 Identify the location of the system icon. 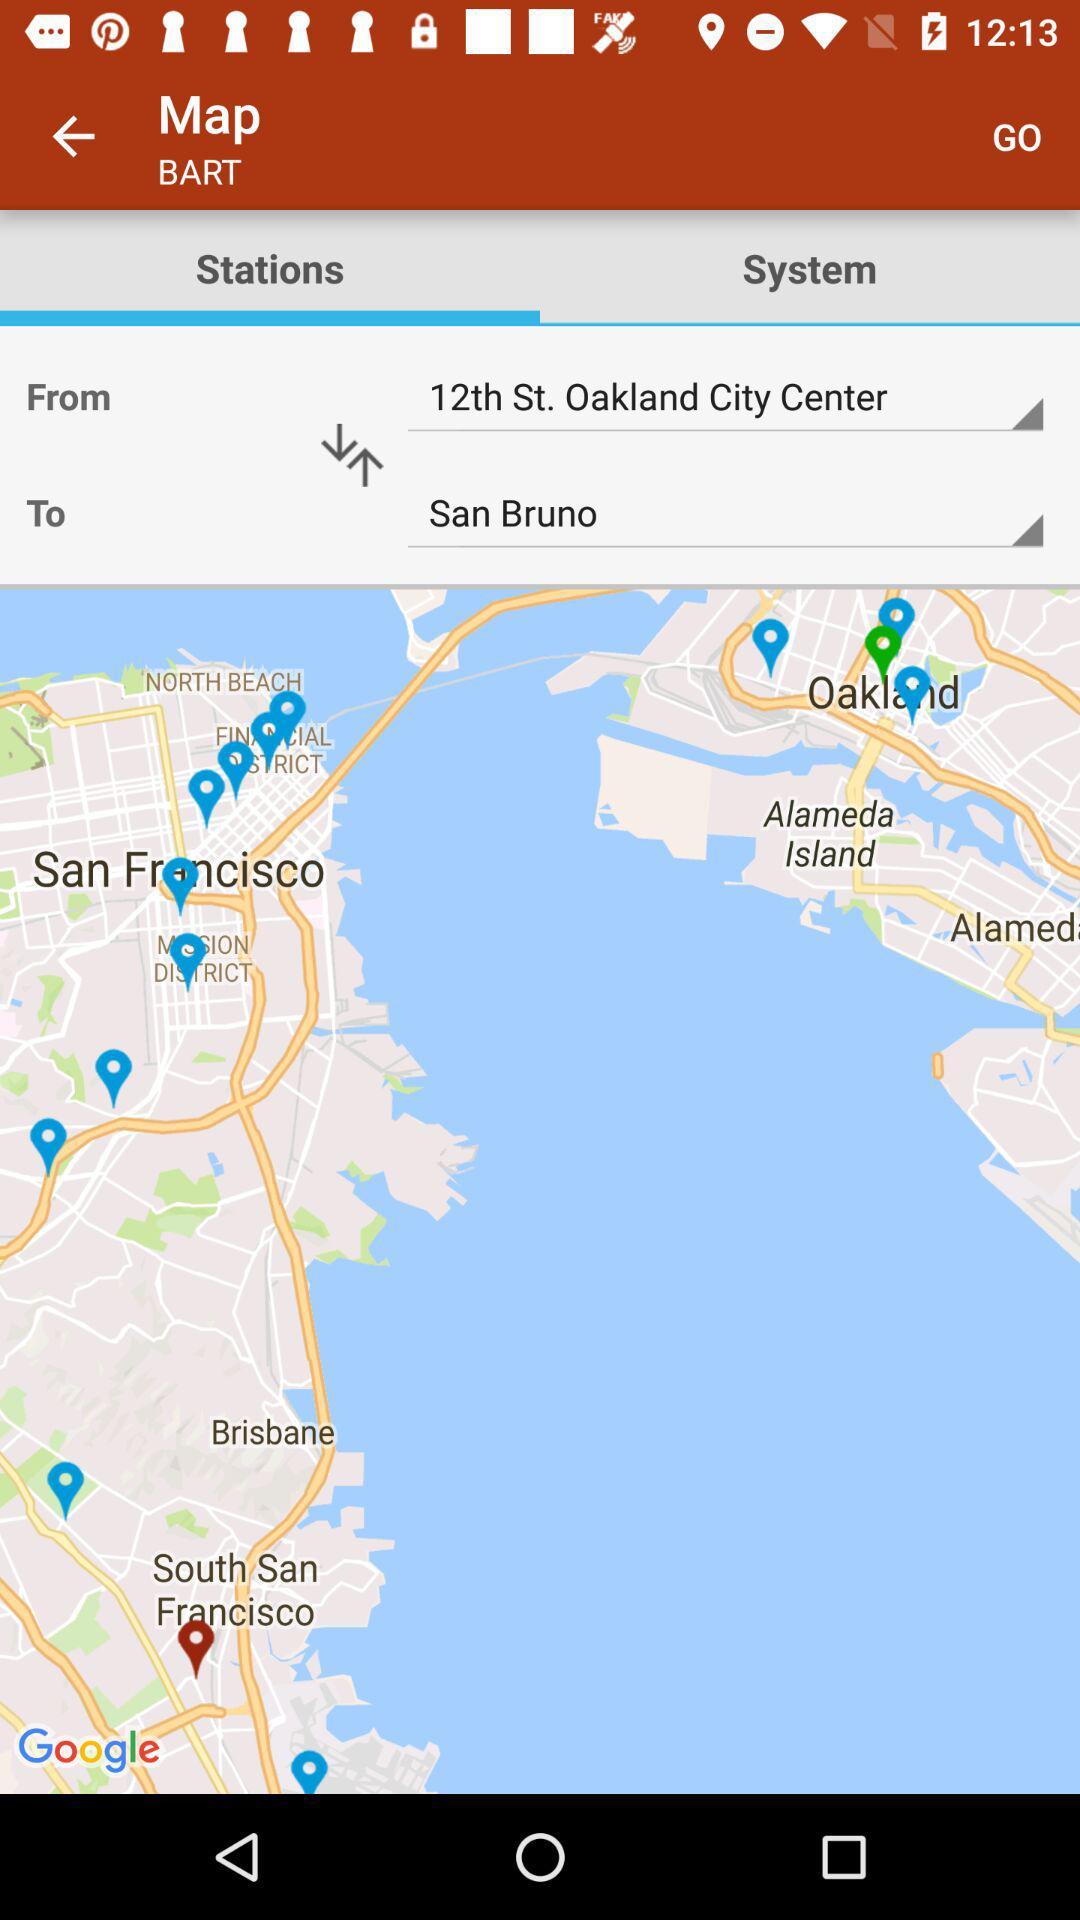
(810, 267).